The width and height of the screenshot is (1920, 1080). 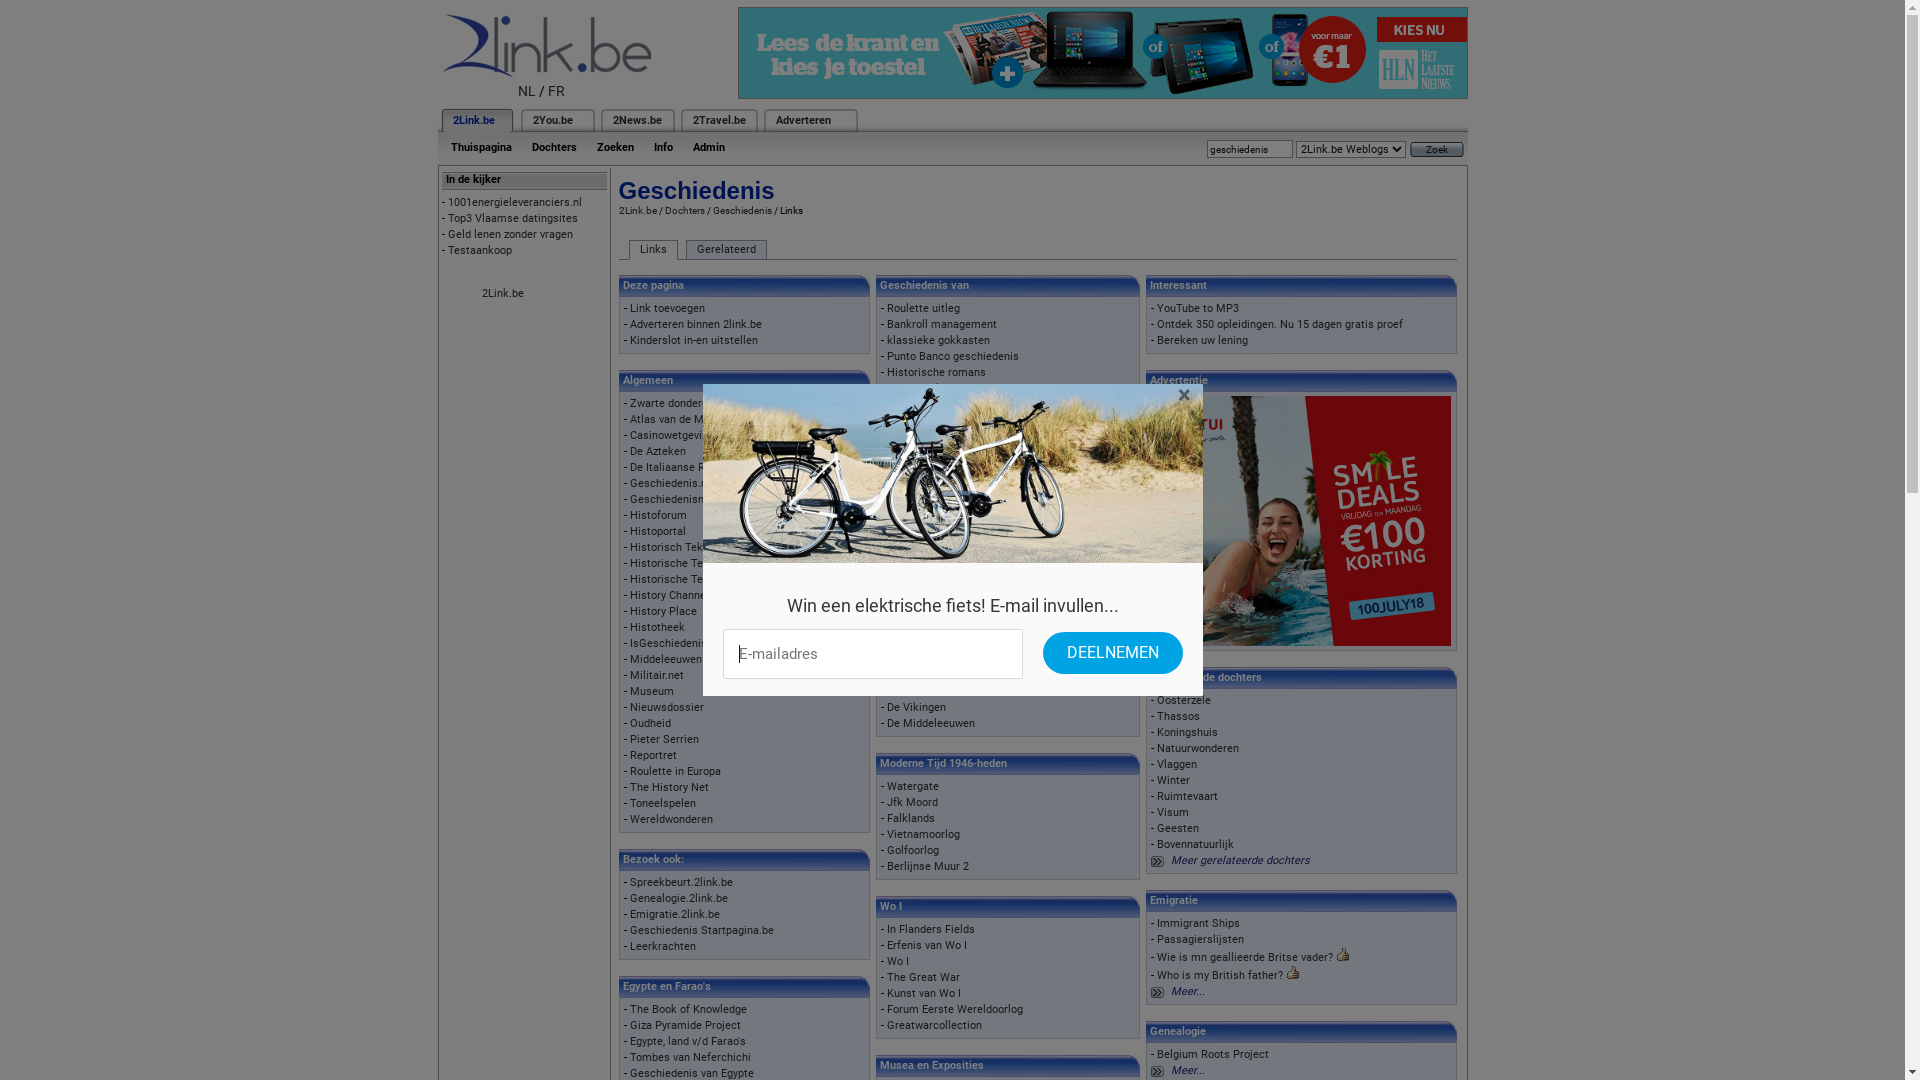 I want to click on 'Adverteren', so click(x=803, y=120).